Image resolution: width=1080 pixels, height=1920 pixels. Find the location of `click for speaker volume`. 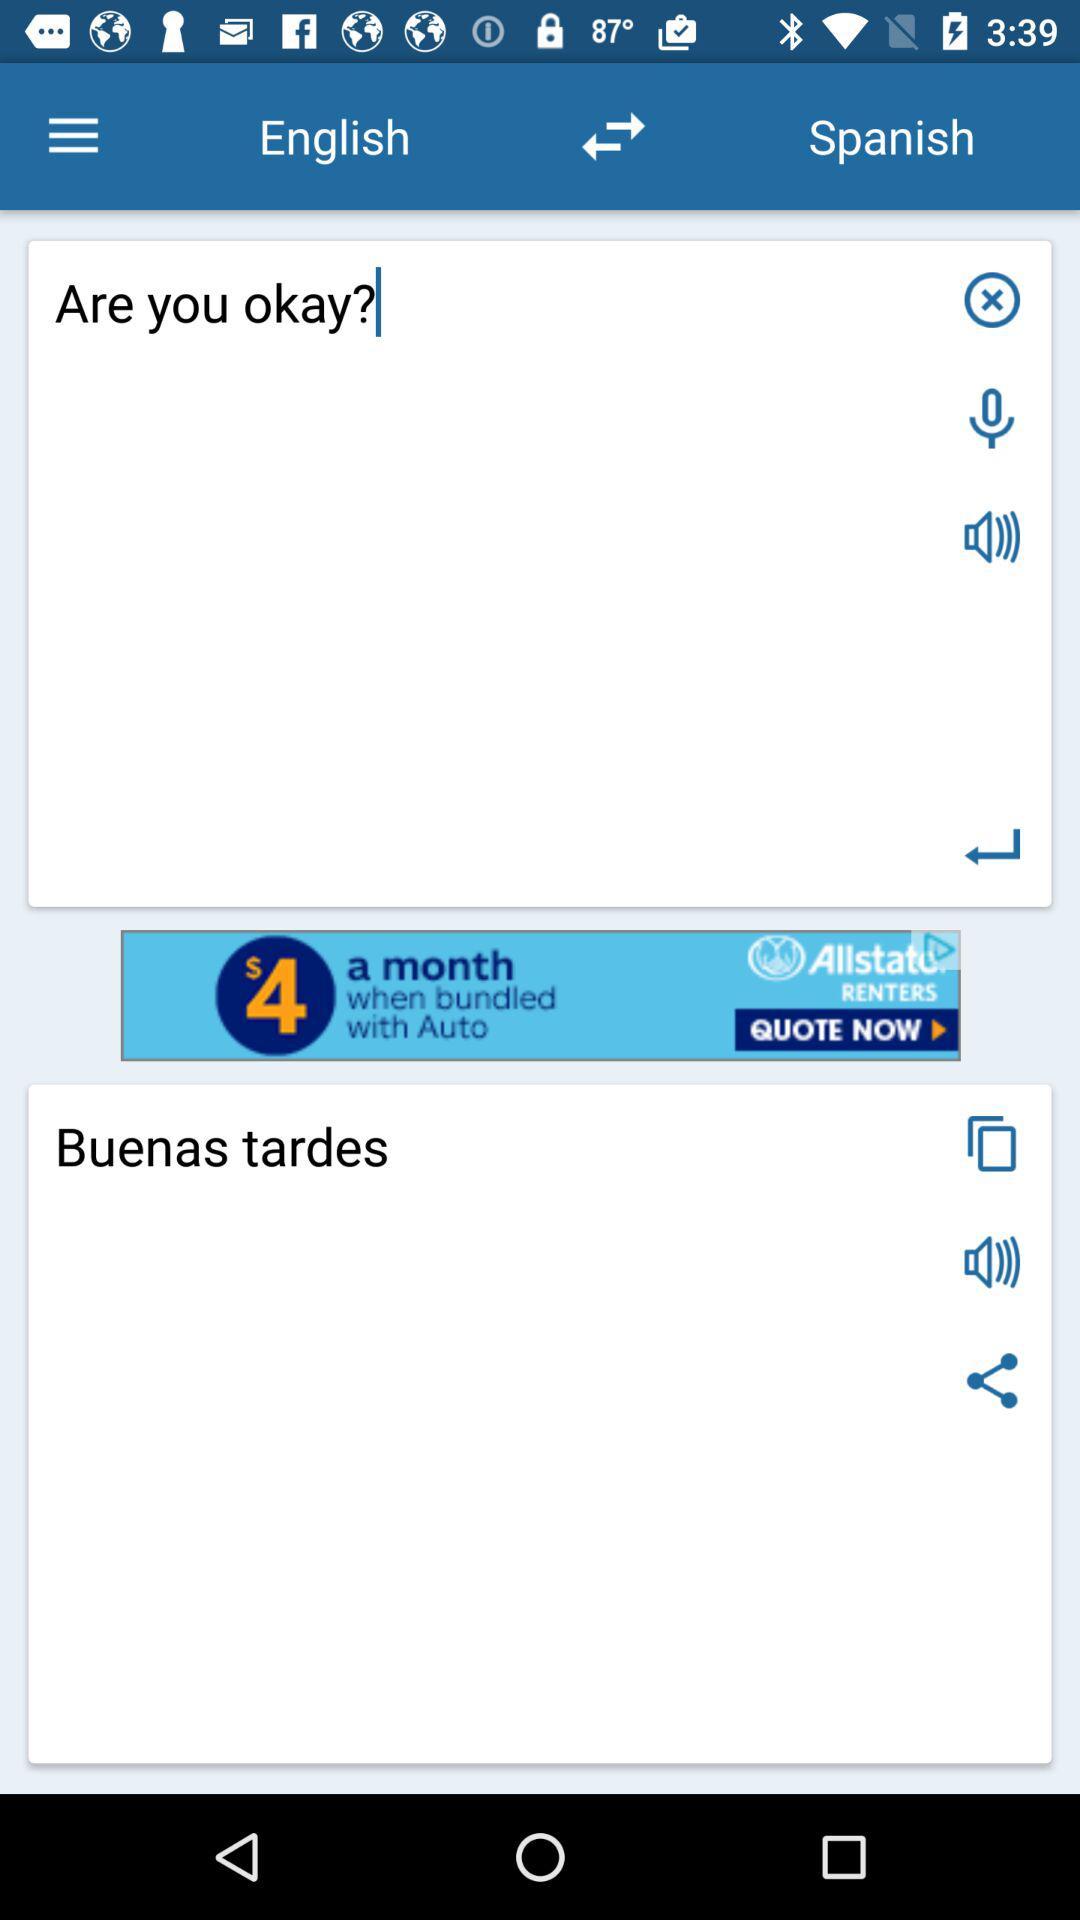

click for speaker volume is located at coordinates (992, 1261).